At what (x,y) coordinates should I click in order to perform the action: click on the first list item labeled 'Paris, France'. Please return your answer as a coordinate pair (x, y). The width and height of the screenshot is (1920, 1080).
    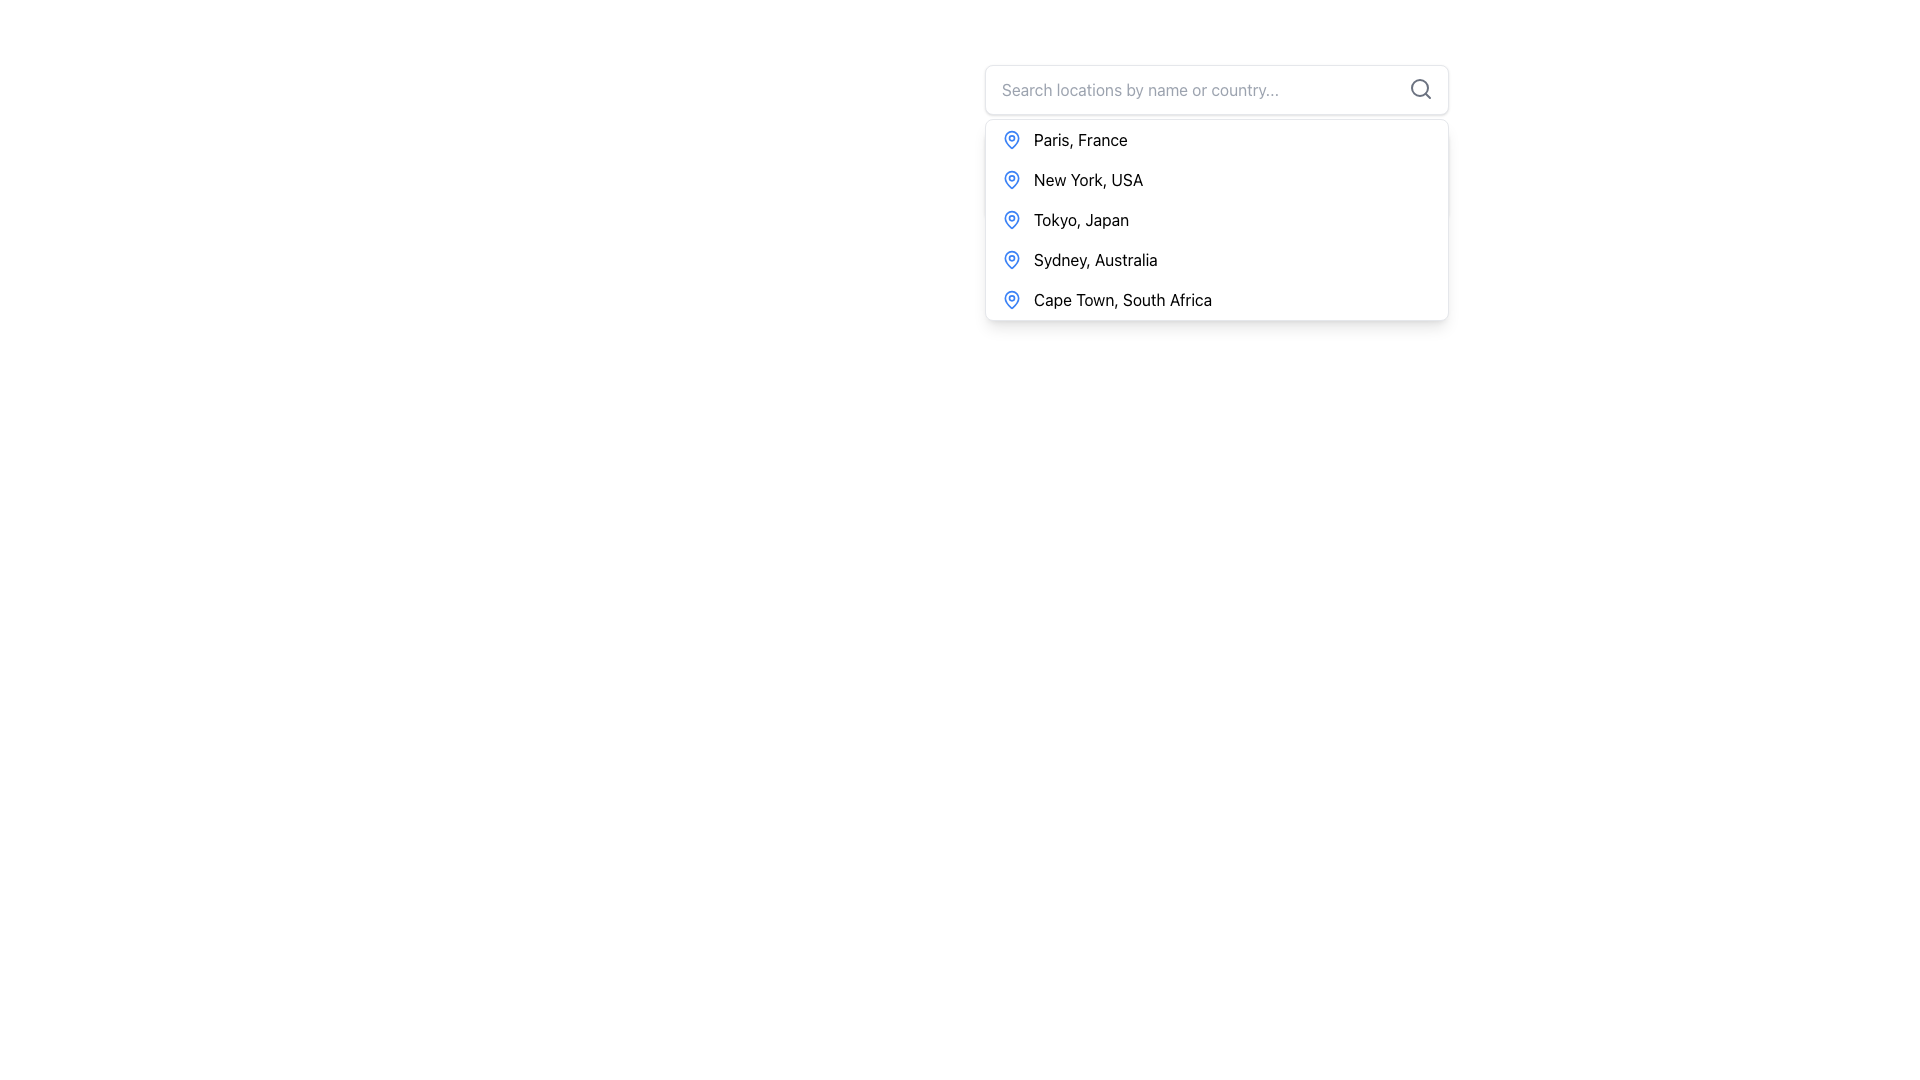
    Looking at the image, I should click on (1216, 138).